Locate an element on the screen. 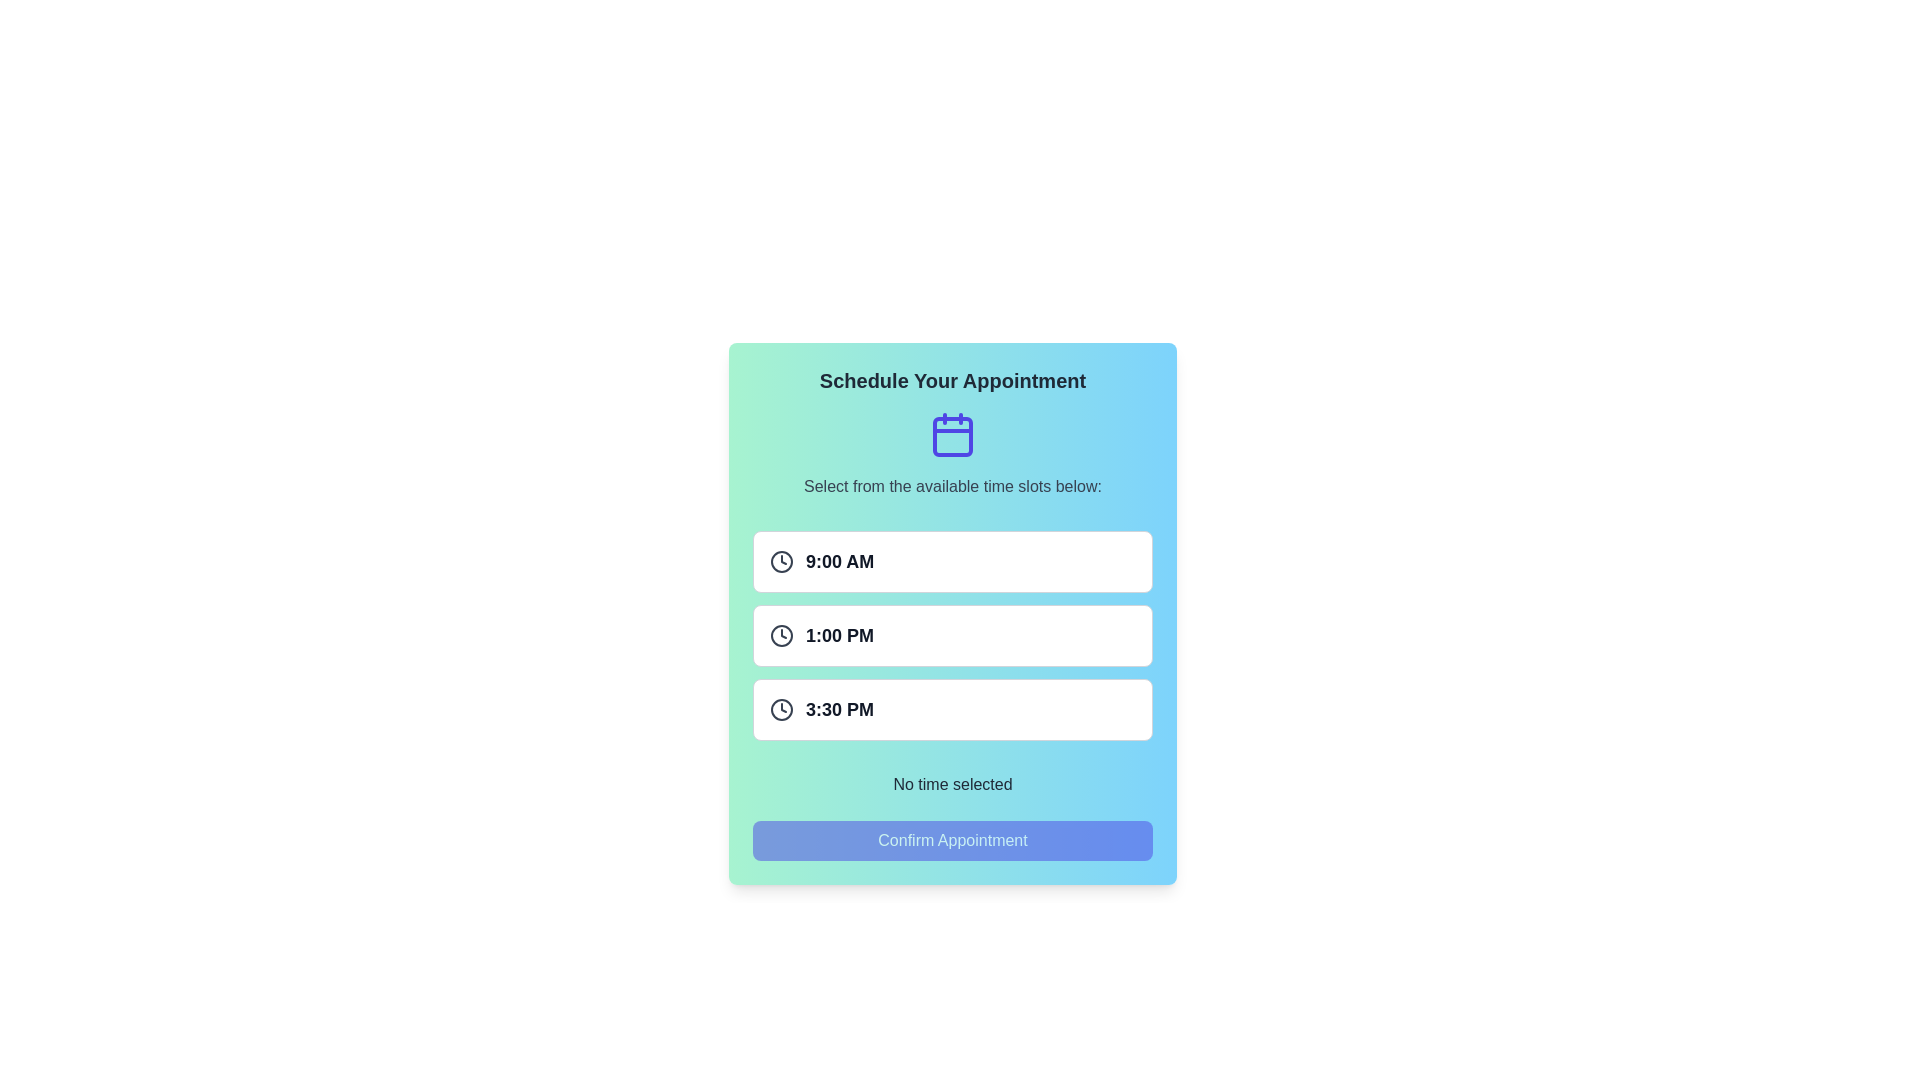 The height and width of the screenshot is (1080, 1920). the graphical circle within the clock icon, located to the left of the '3:30 PM' time option is located at coordinates (781, 708).